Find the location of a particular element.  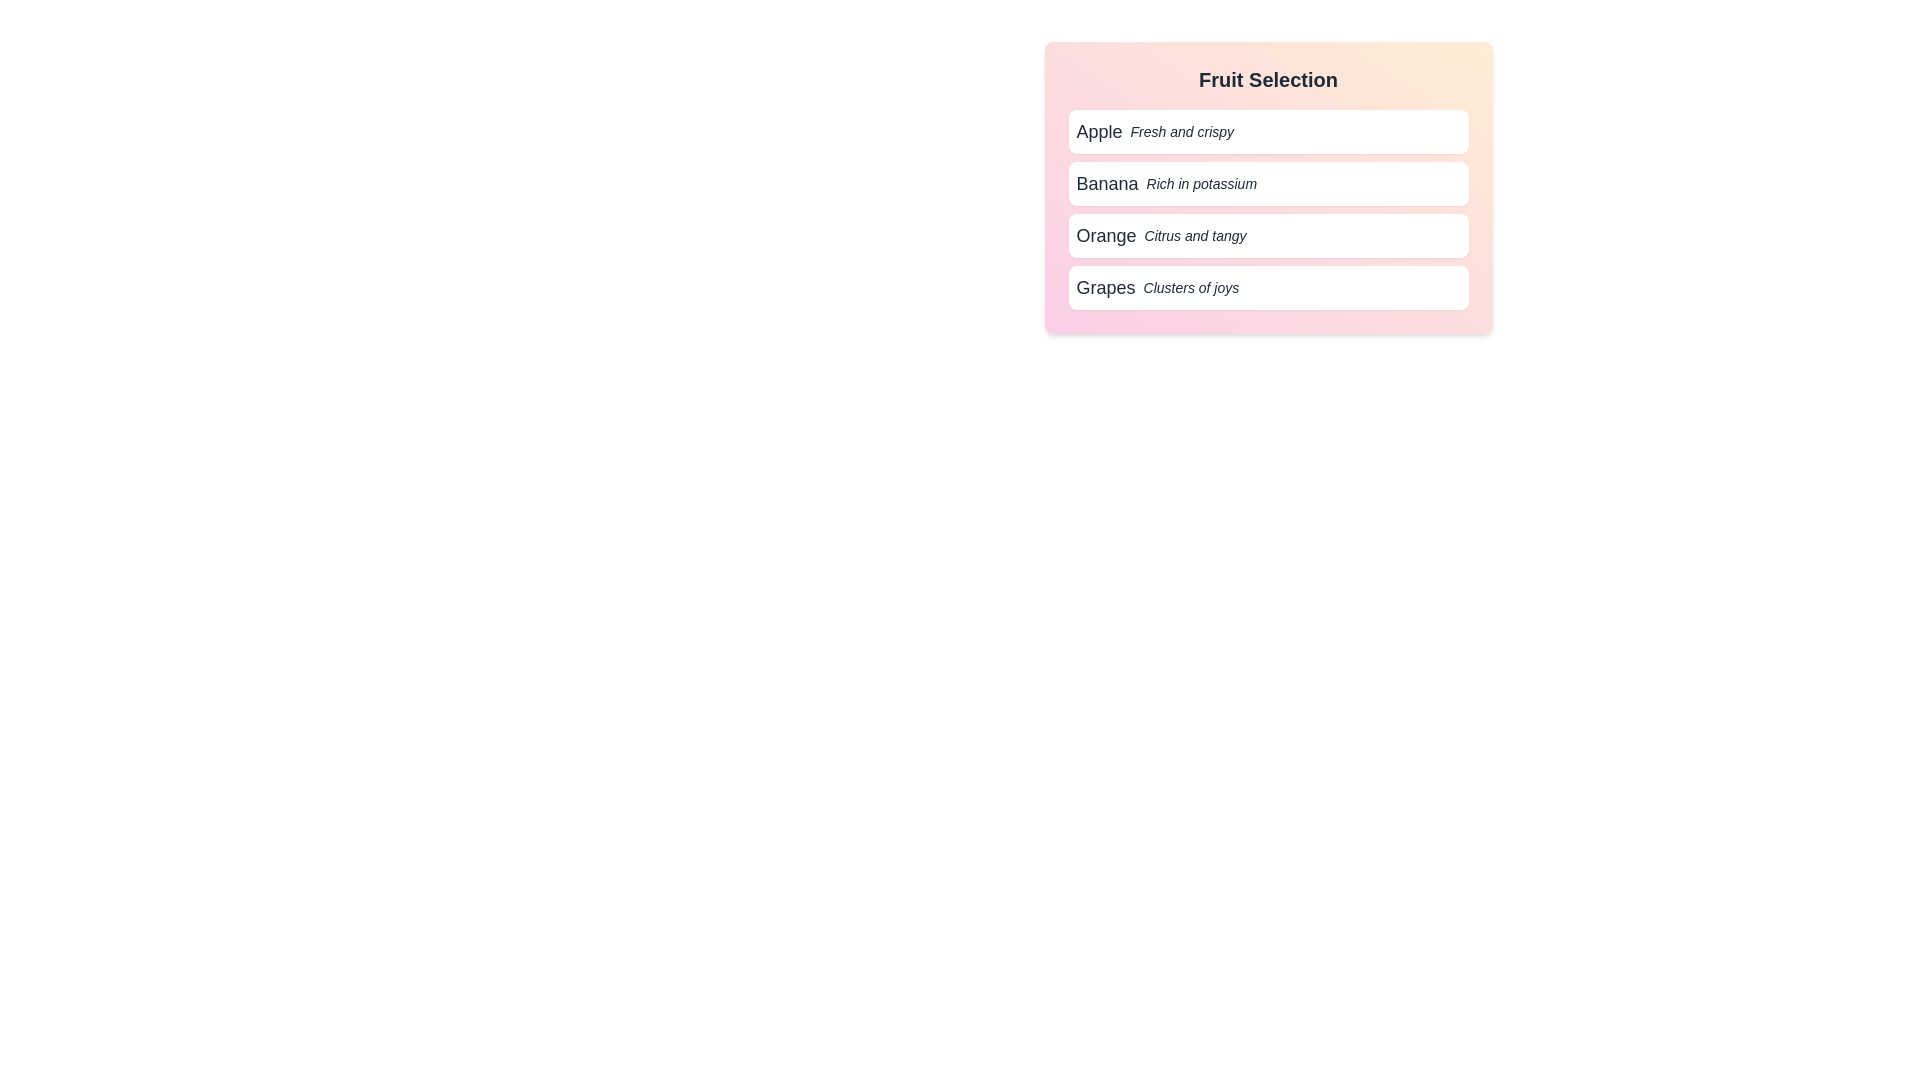

the description of Grapes by hovering over it is located at coordinates (1267, 288).